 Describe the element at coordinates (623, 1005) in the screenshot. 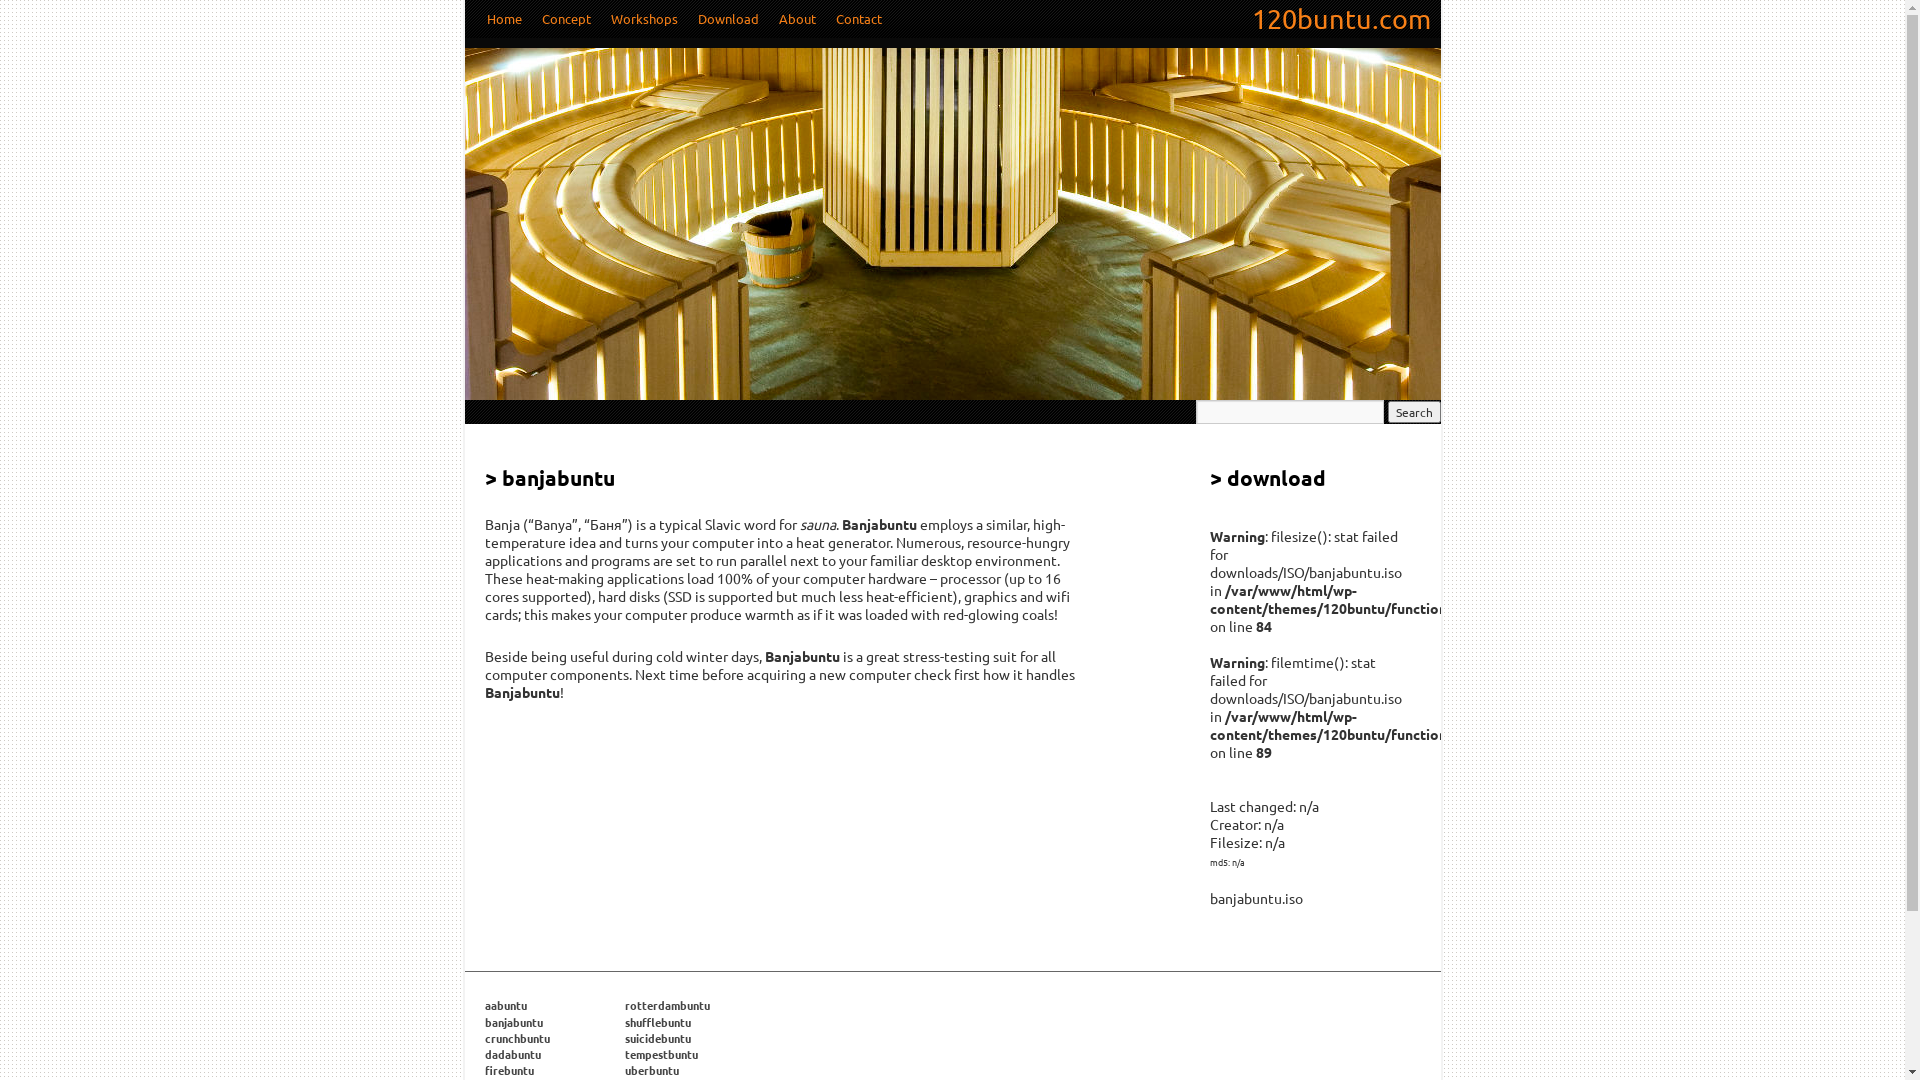

I see `'rotterdambuntu'` at that location.